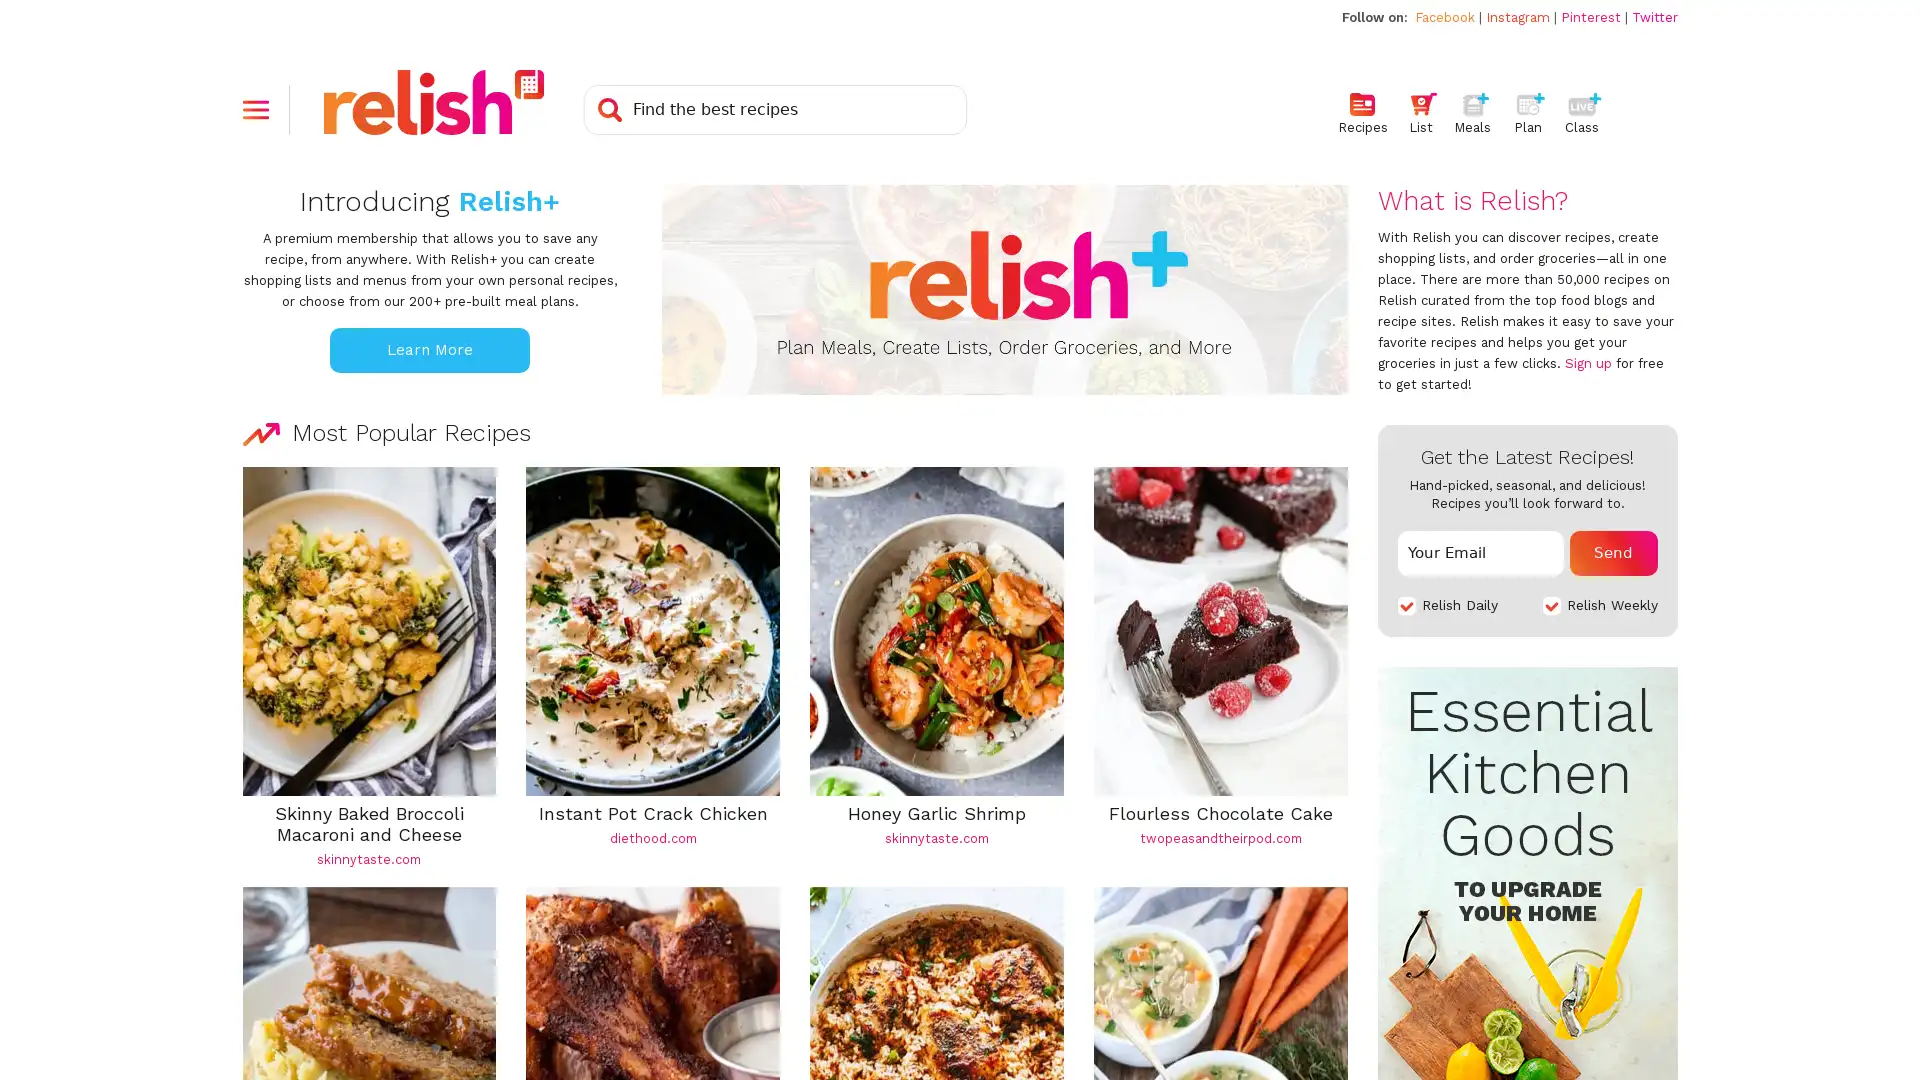 The height and width of the screenshot is (1080, 1920). Describe the element at coordinates (1613, 552) in the screenshot. I see `Send` at that location.